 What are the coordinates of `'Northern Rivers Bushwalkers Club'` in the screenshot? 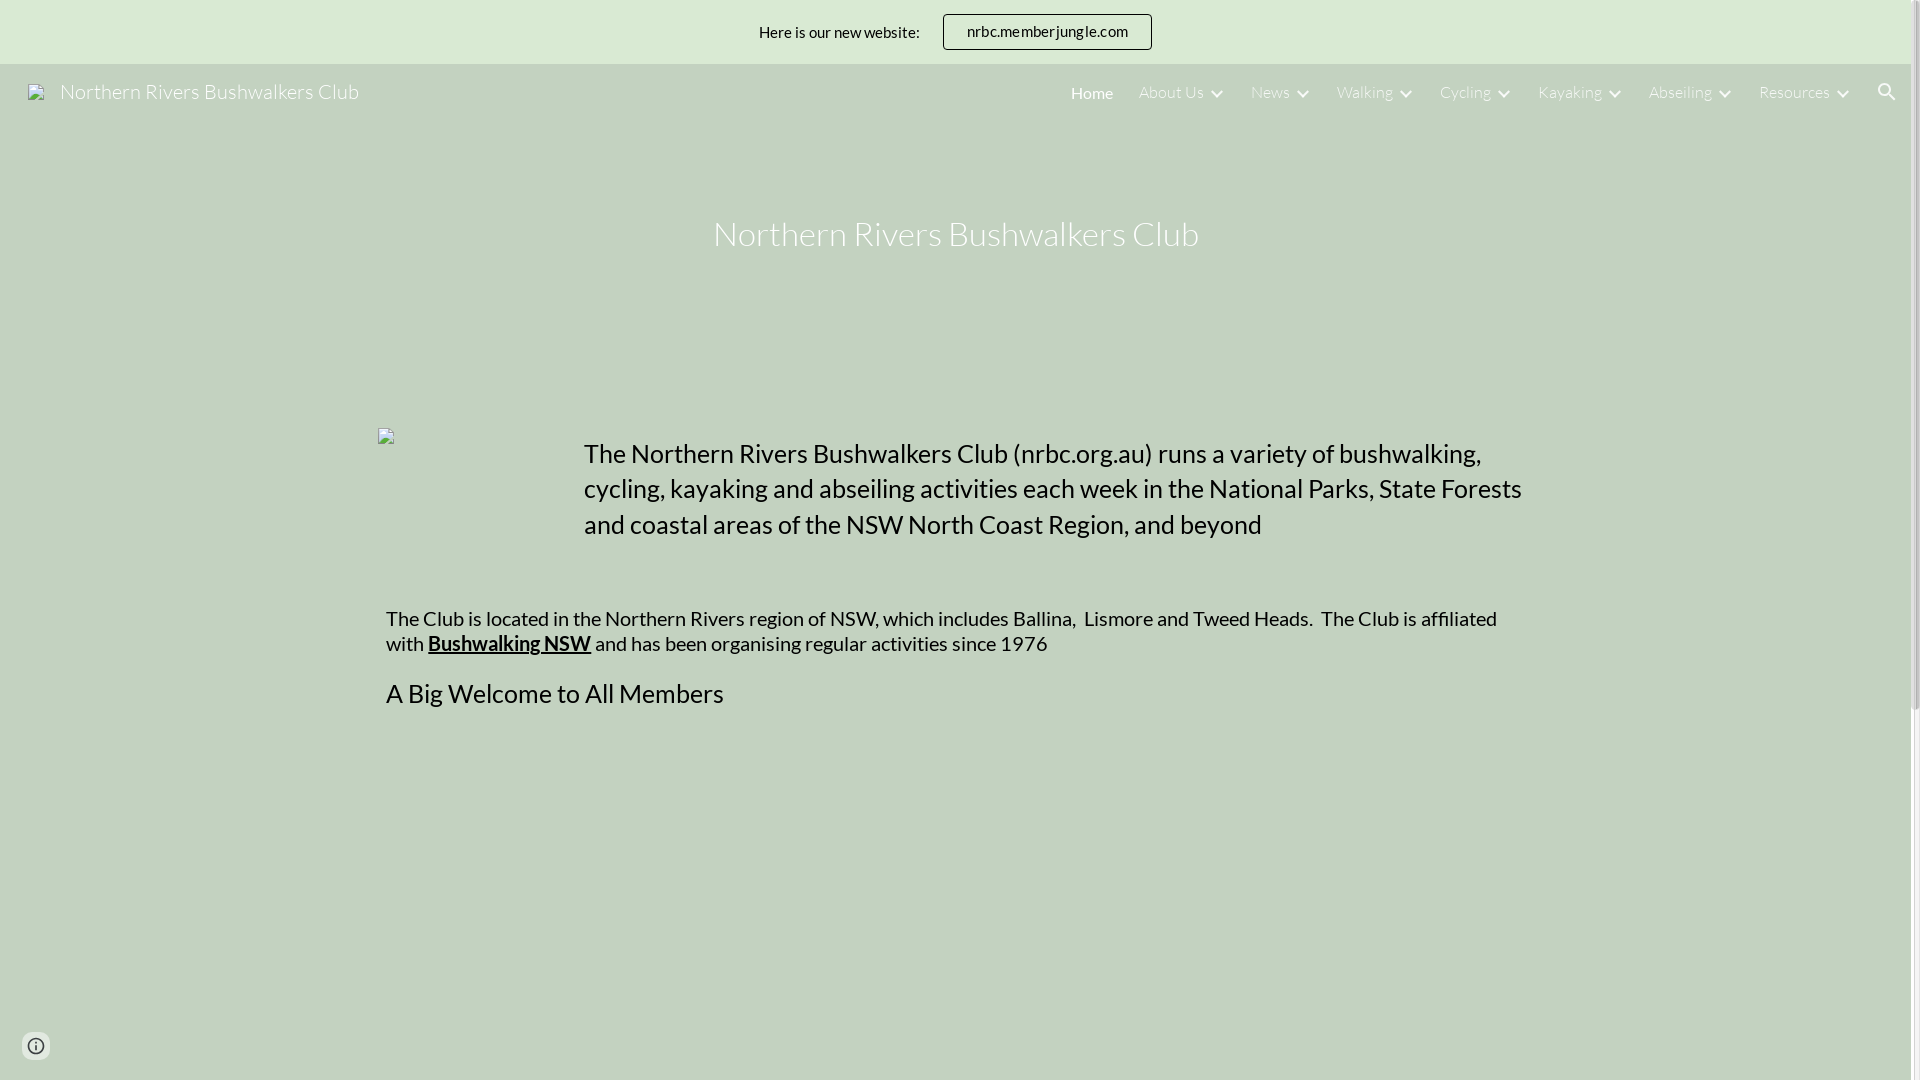 It's located at (193, 88).